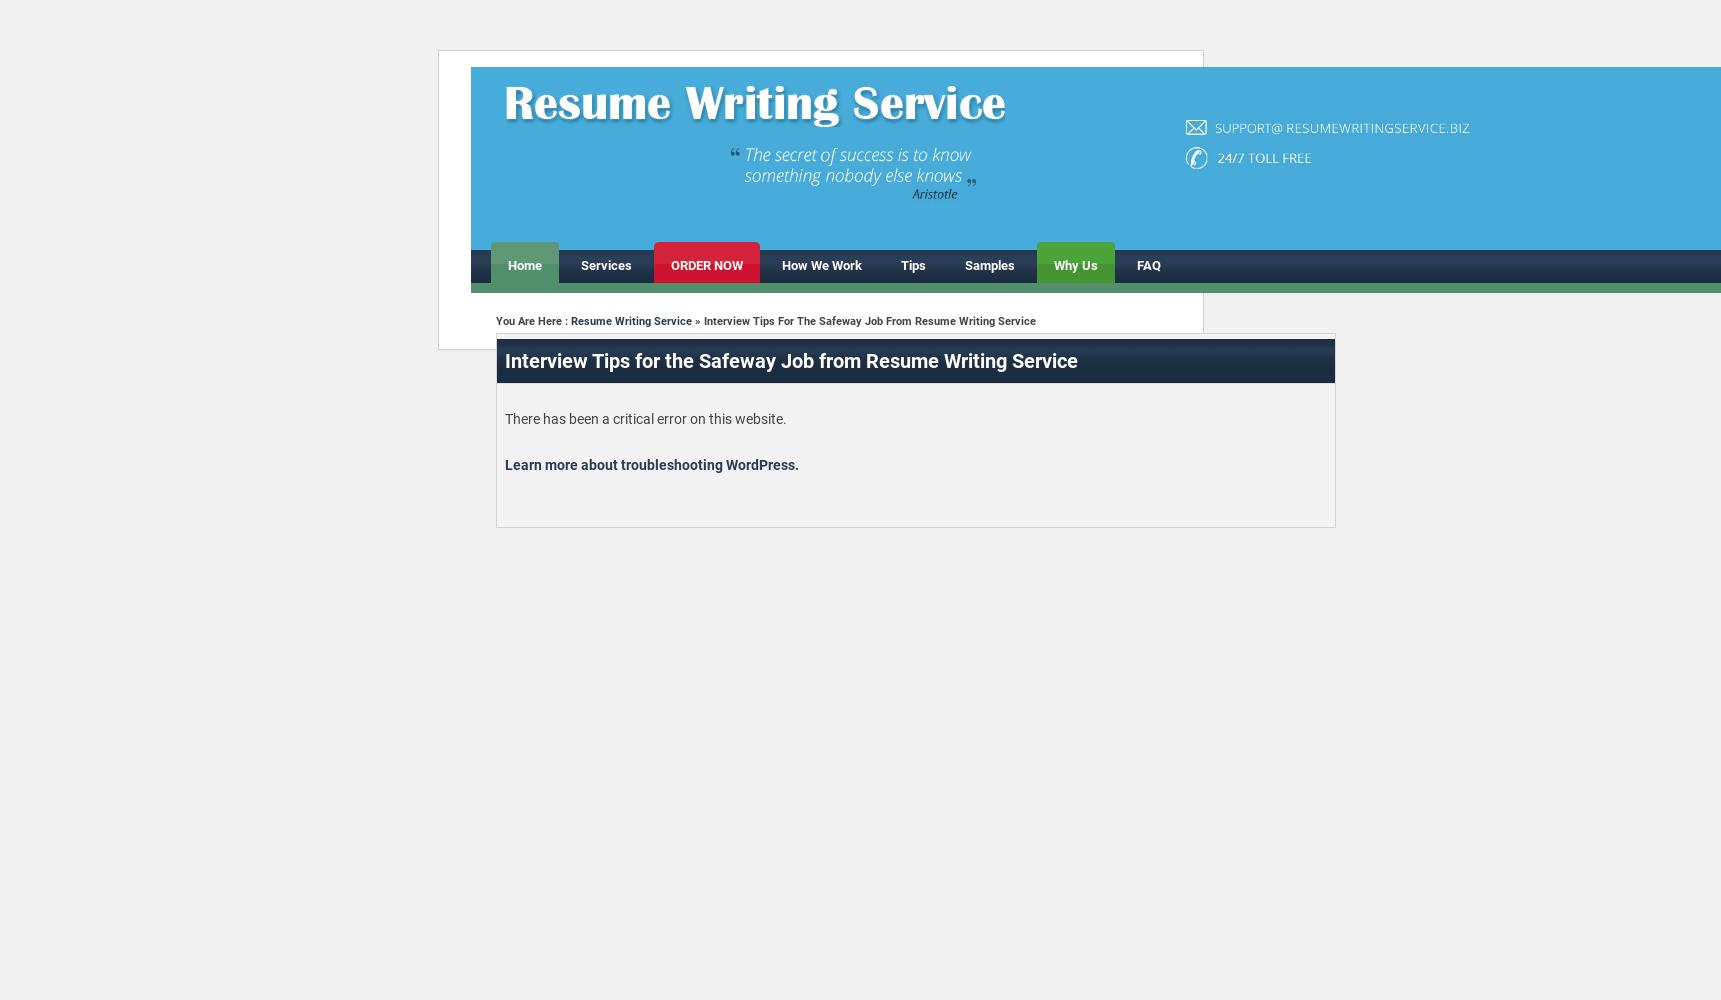 This screenshot has width=1721, height=1000. I want to click on 'FAQ', so click(1148, 265).